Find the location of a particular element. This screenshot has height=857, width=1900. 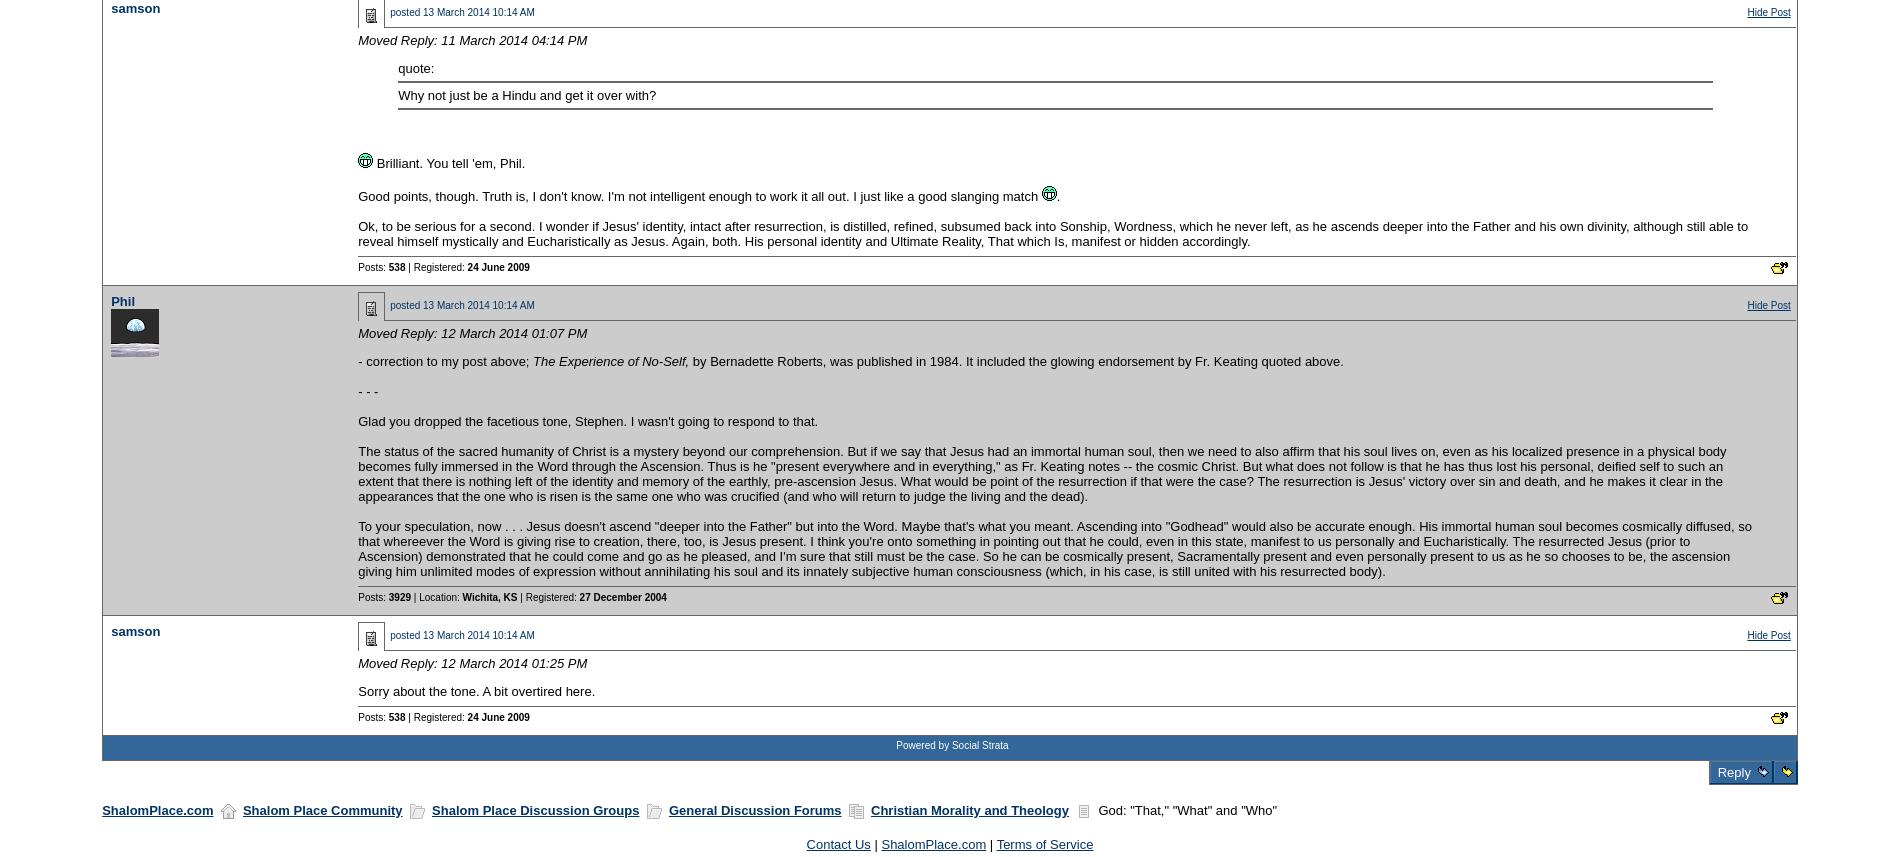

'Christian Morality and Theology' is located at coordinates (969, 809).